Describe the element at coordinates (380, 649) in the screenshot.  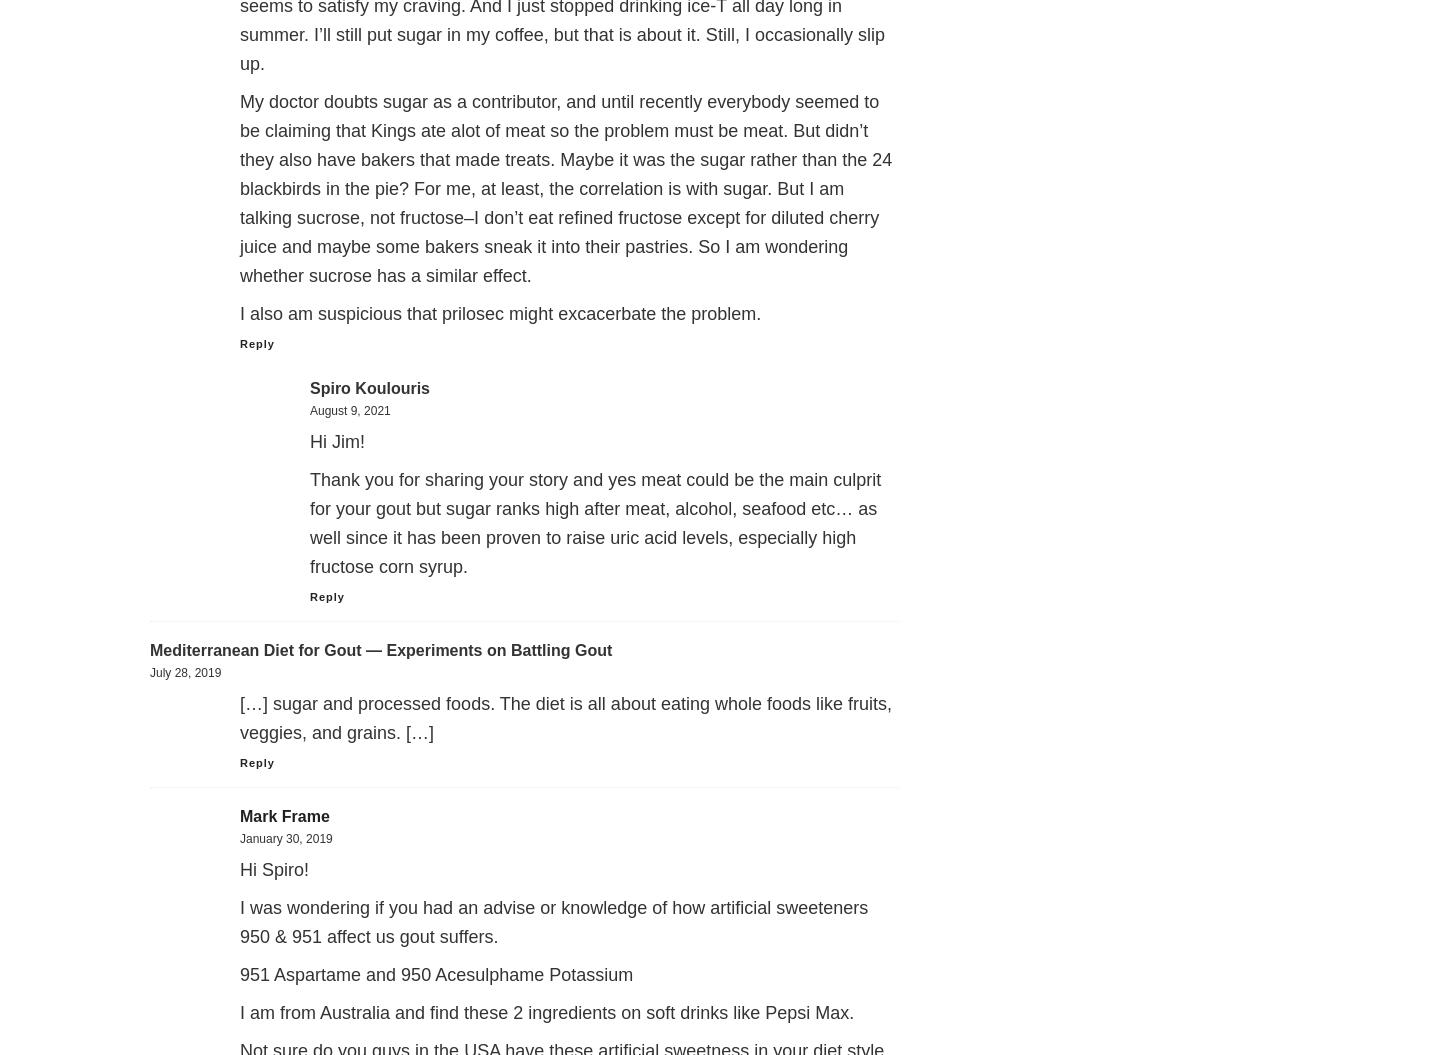
I see `'Mediterranean Diet for Gout — Experiments on Battling Gout'` at that location.